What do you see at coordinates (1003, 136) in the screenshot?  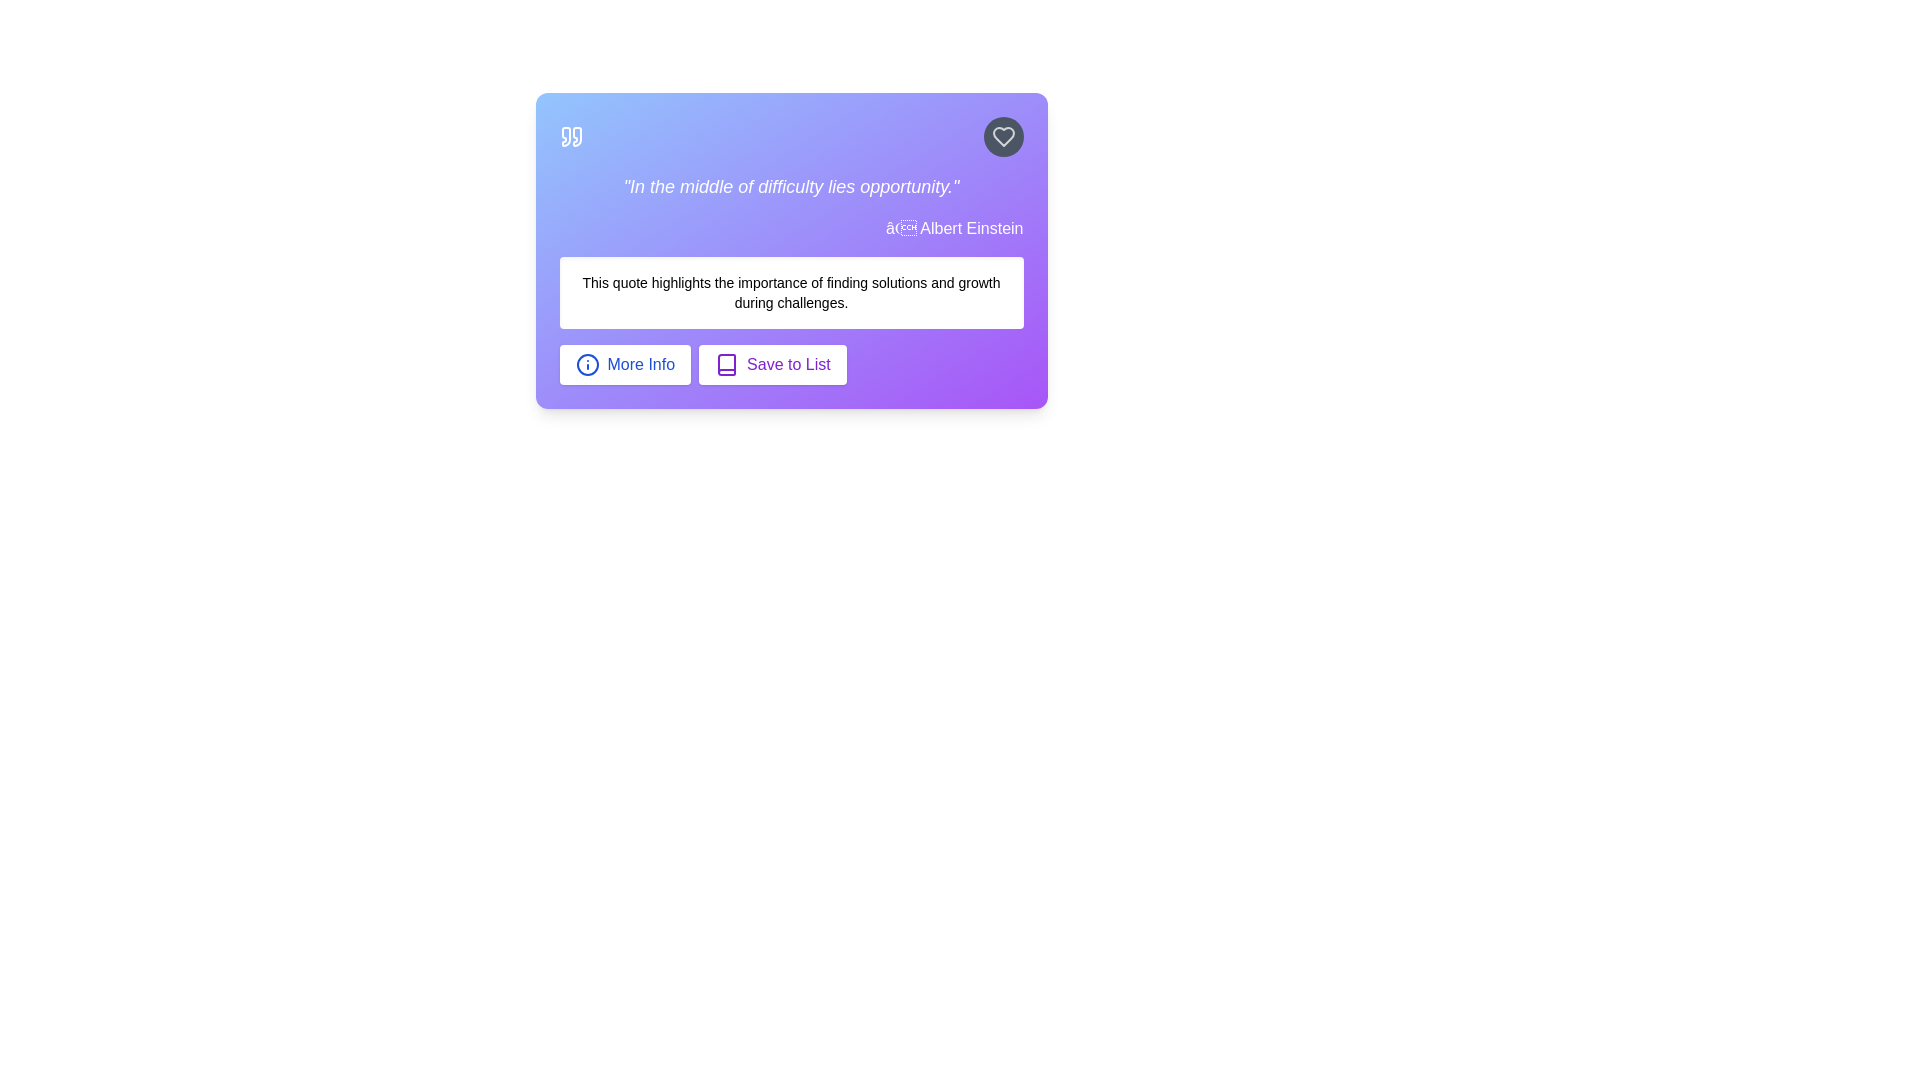 I see `the heart-shaped icon in the top-right corner of the card` at bounding box center [1003, 136].